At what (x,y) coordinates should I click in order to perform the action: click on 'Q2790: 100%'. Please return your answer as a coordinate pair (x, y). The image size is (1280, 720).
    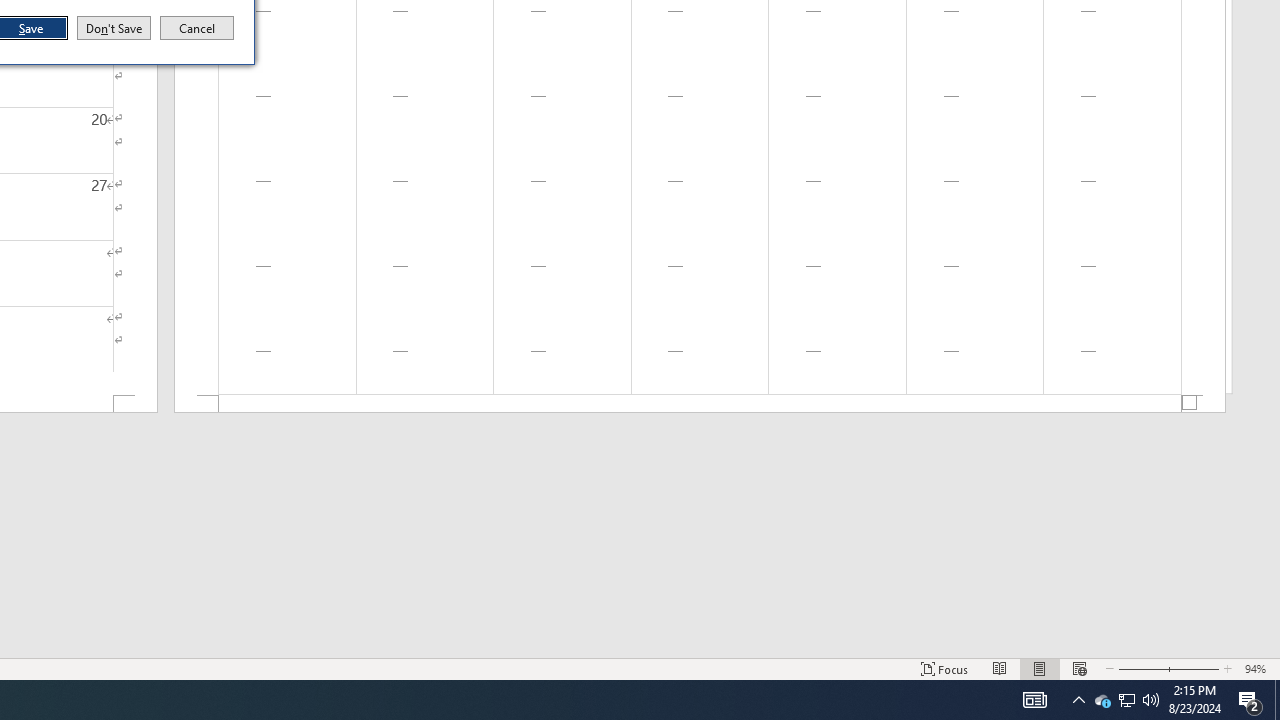
    Looking at the image, I should click on (1151, 698).